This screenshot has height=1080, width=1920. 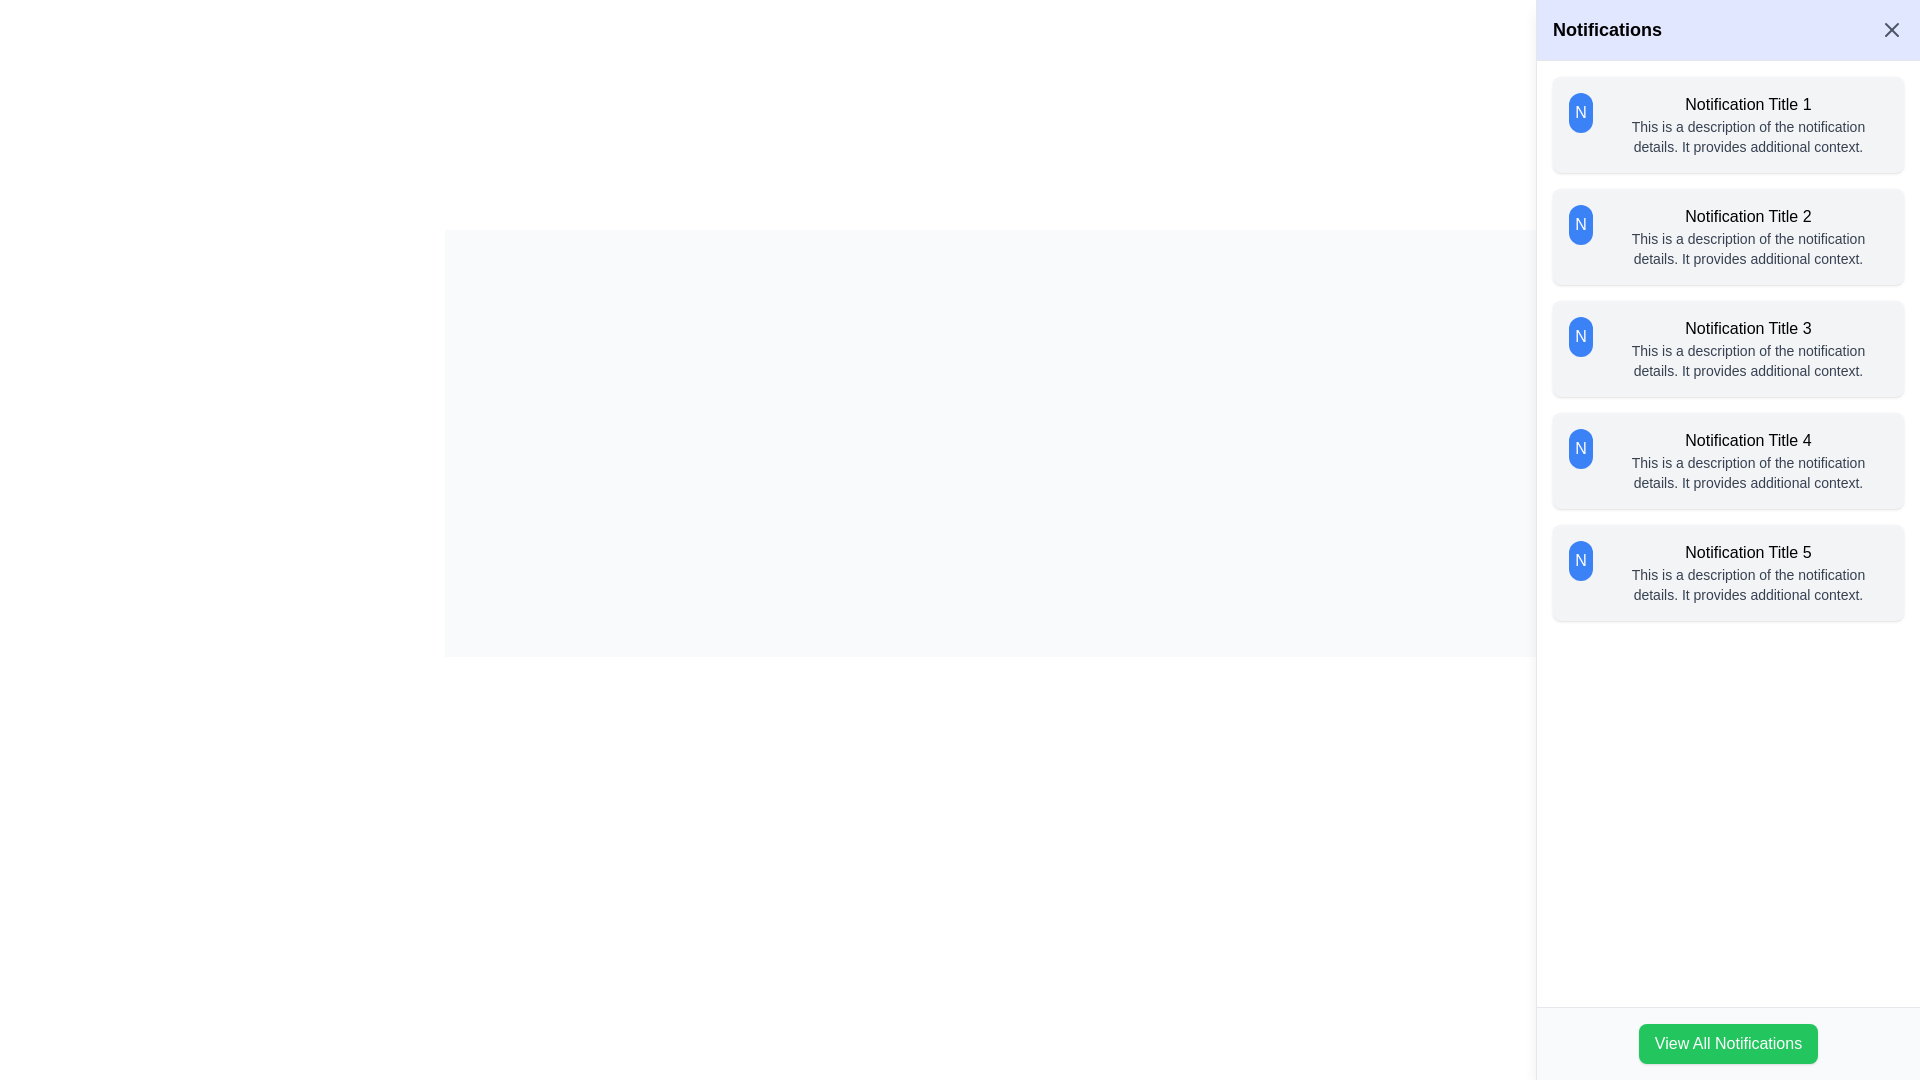 What do you see at coordinates (1747, 361) in the screenshot?
I see `the descriptive text in the third notification item below the title 'Notification Title 3' on the right side of the interface` at bounding box center [1747, 361].